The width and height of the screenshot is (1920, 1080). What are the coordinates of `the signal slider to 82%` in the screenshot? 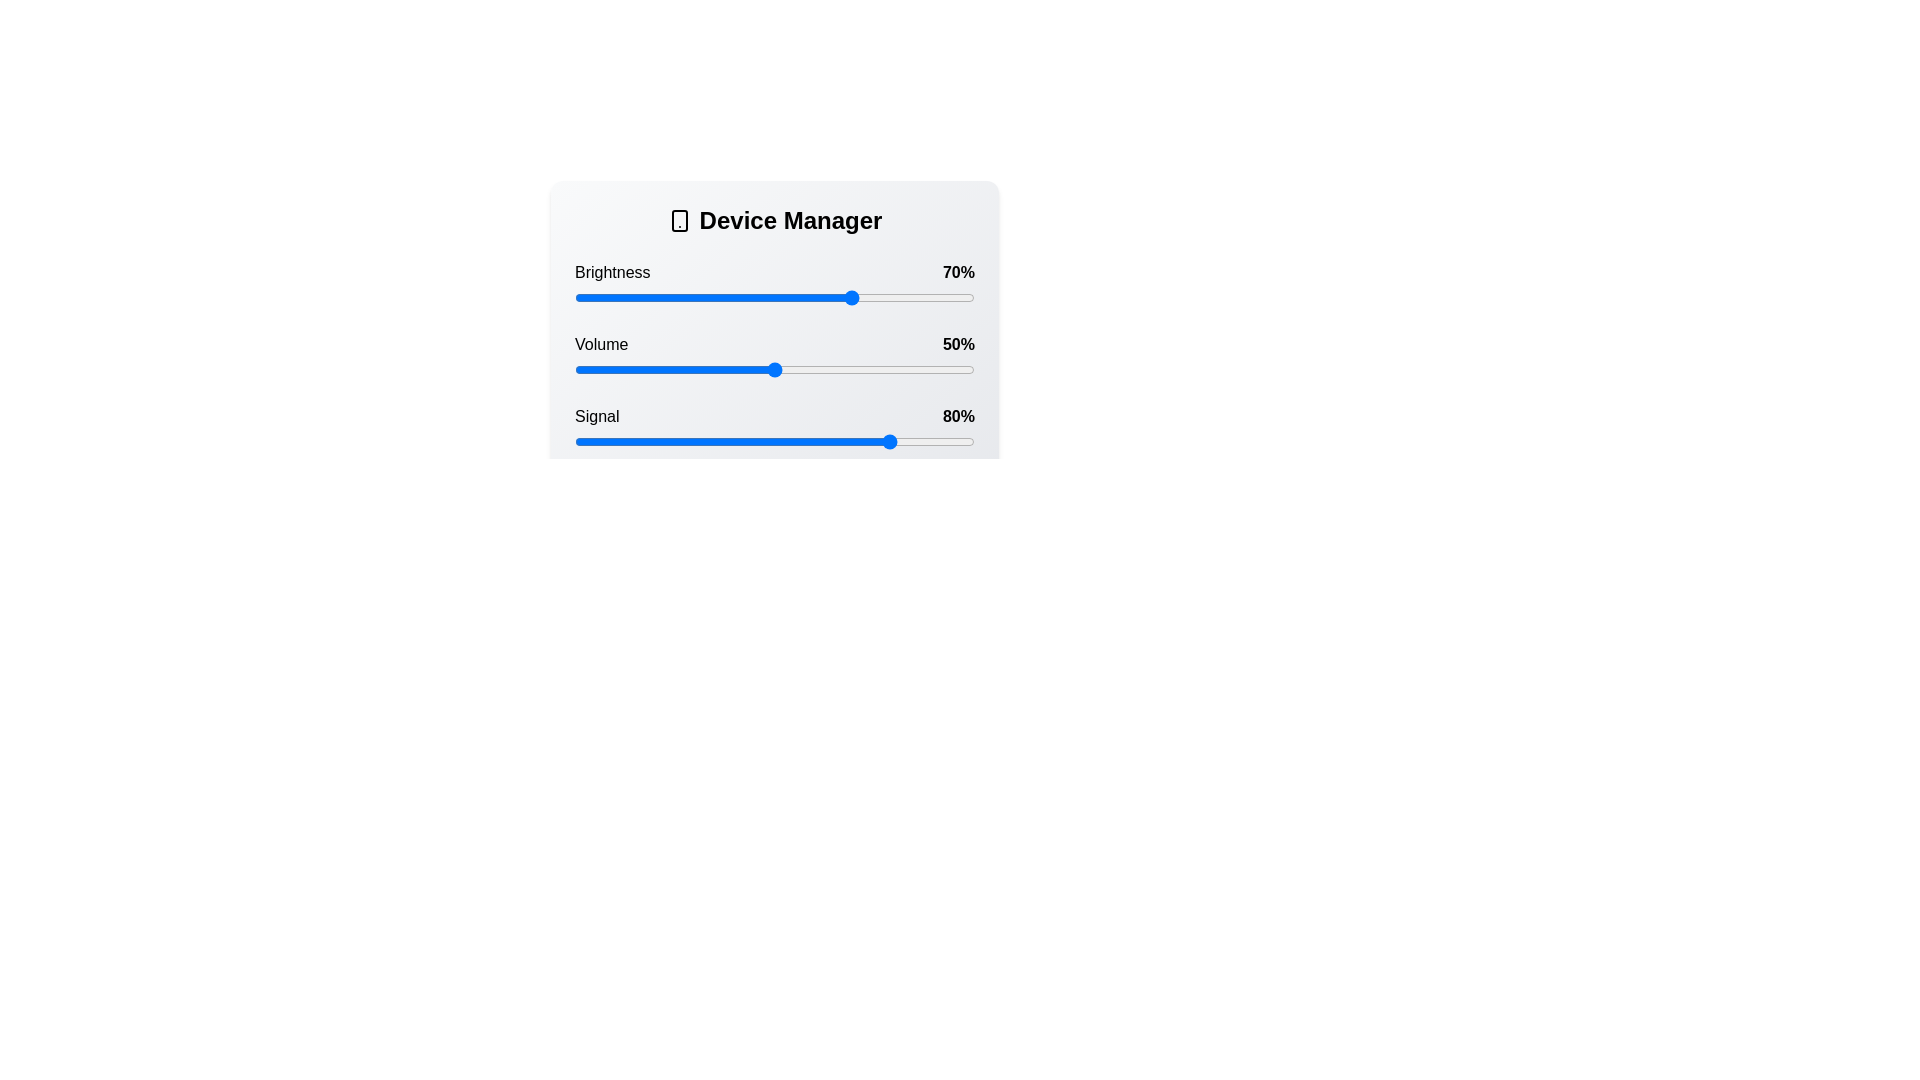 It's located at (901, 441).